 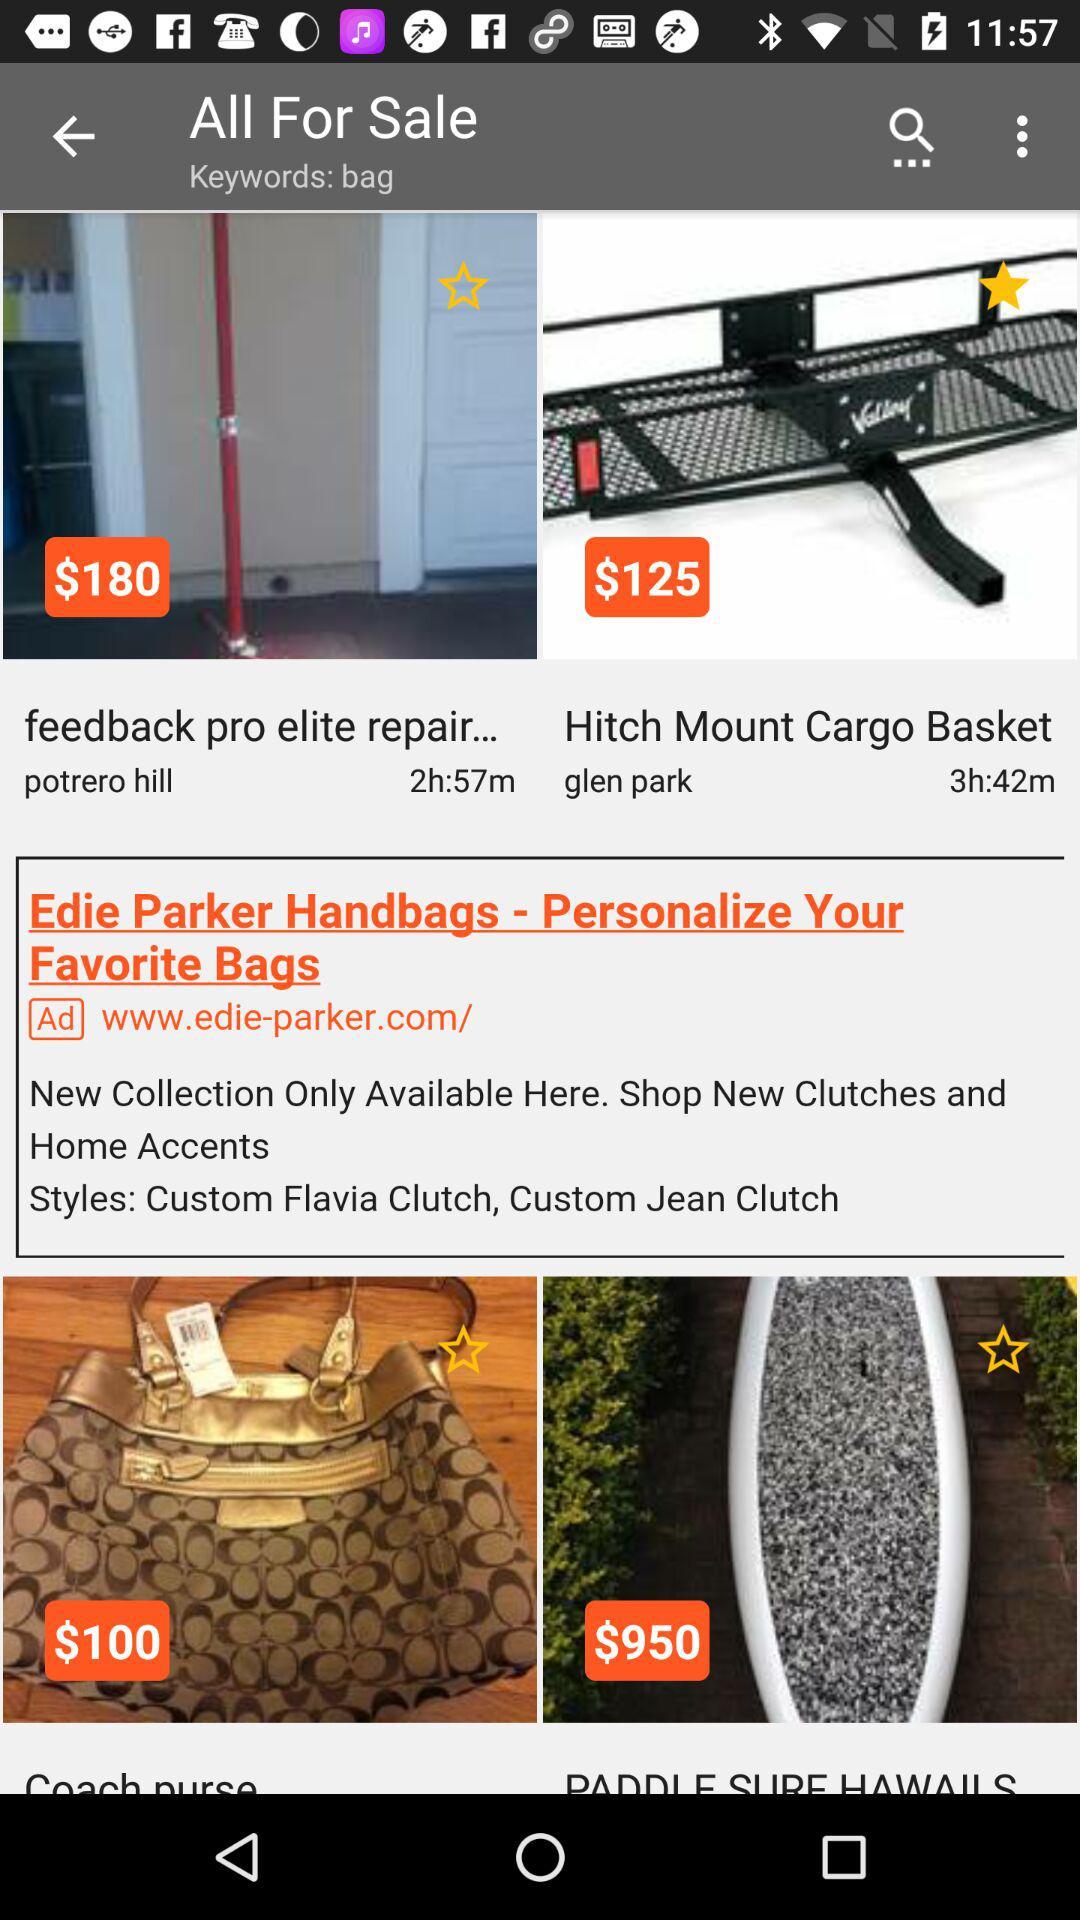 What do you see at coordinates (463, 1349) in the screenshot?
I see `item to favorites` at bounding box center [463, 1349].